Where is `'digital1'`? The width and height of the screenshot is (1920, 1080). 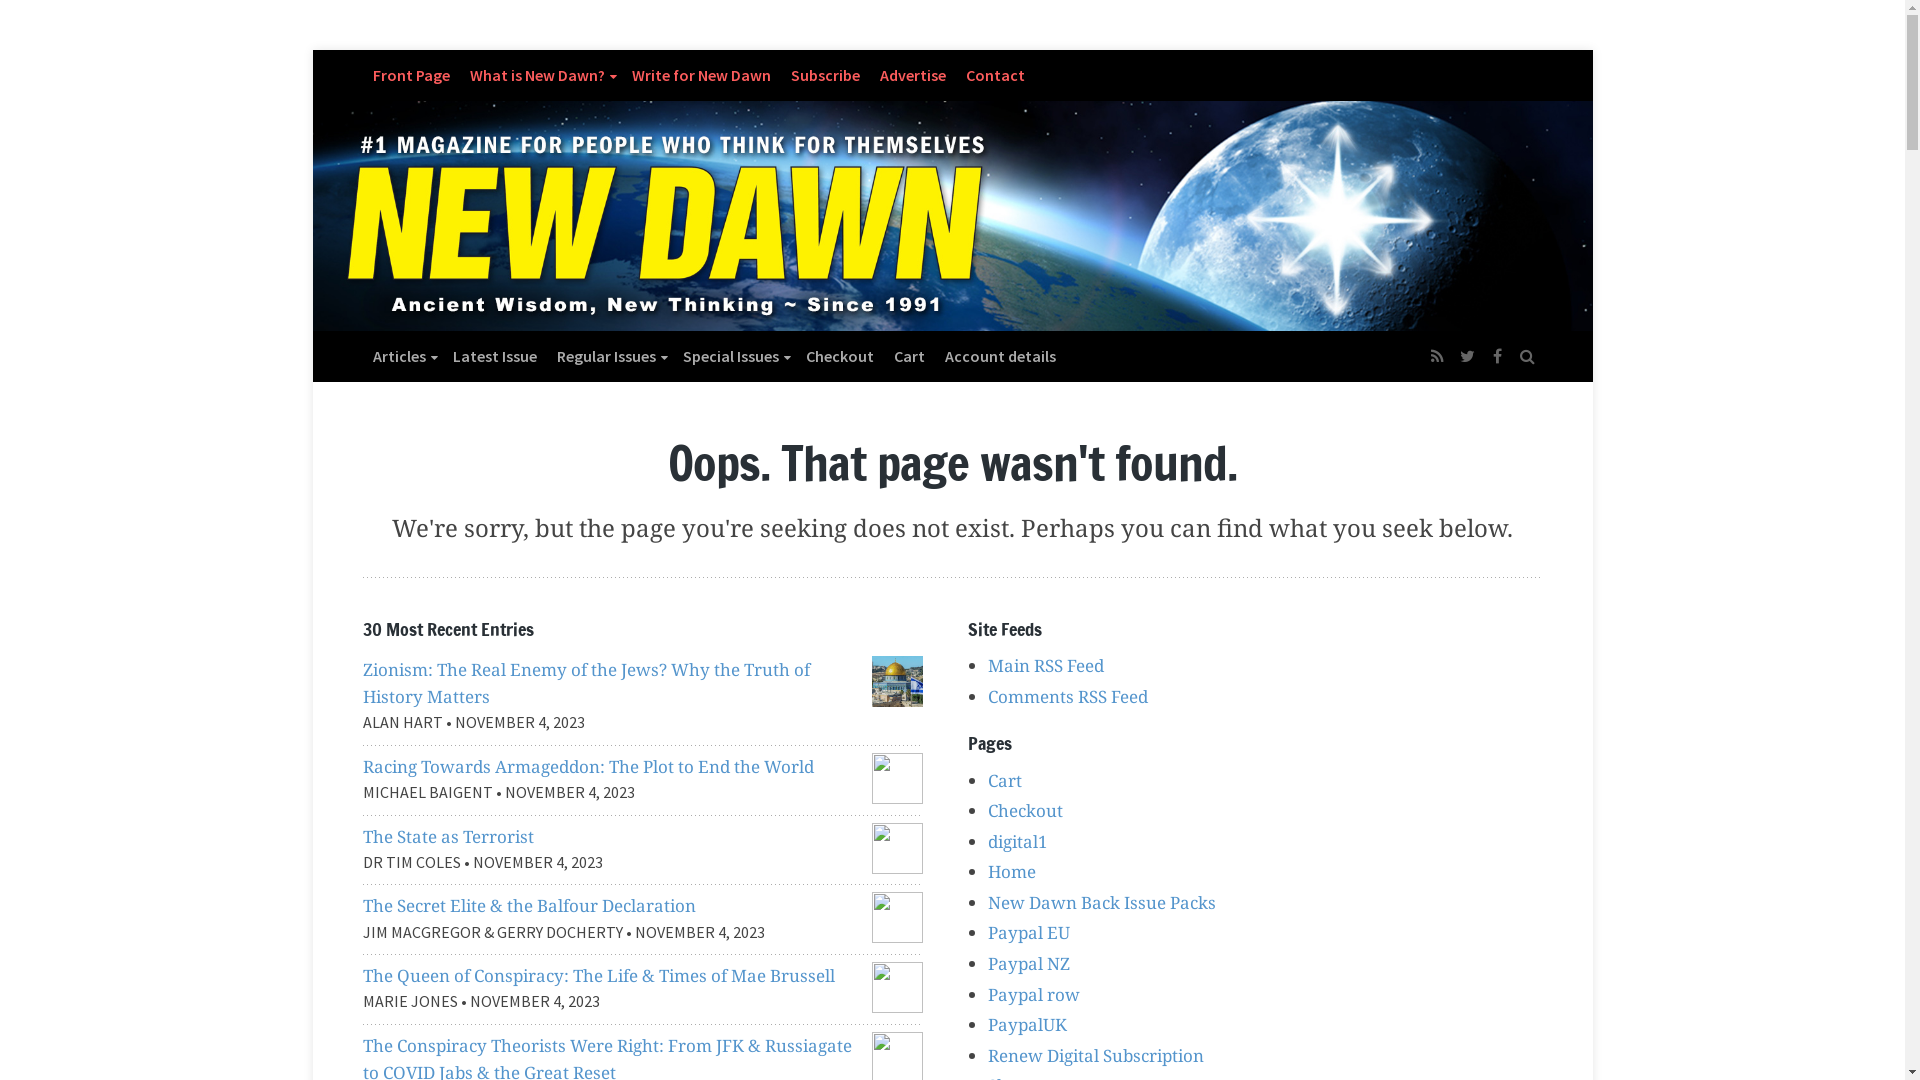 'digital1' is located at coordinates (1017, 841).